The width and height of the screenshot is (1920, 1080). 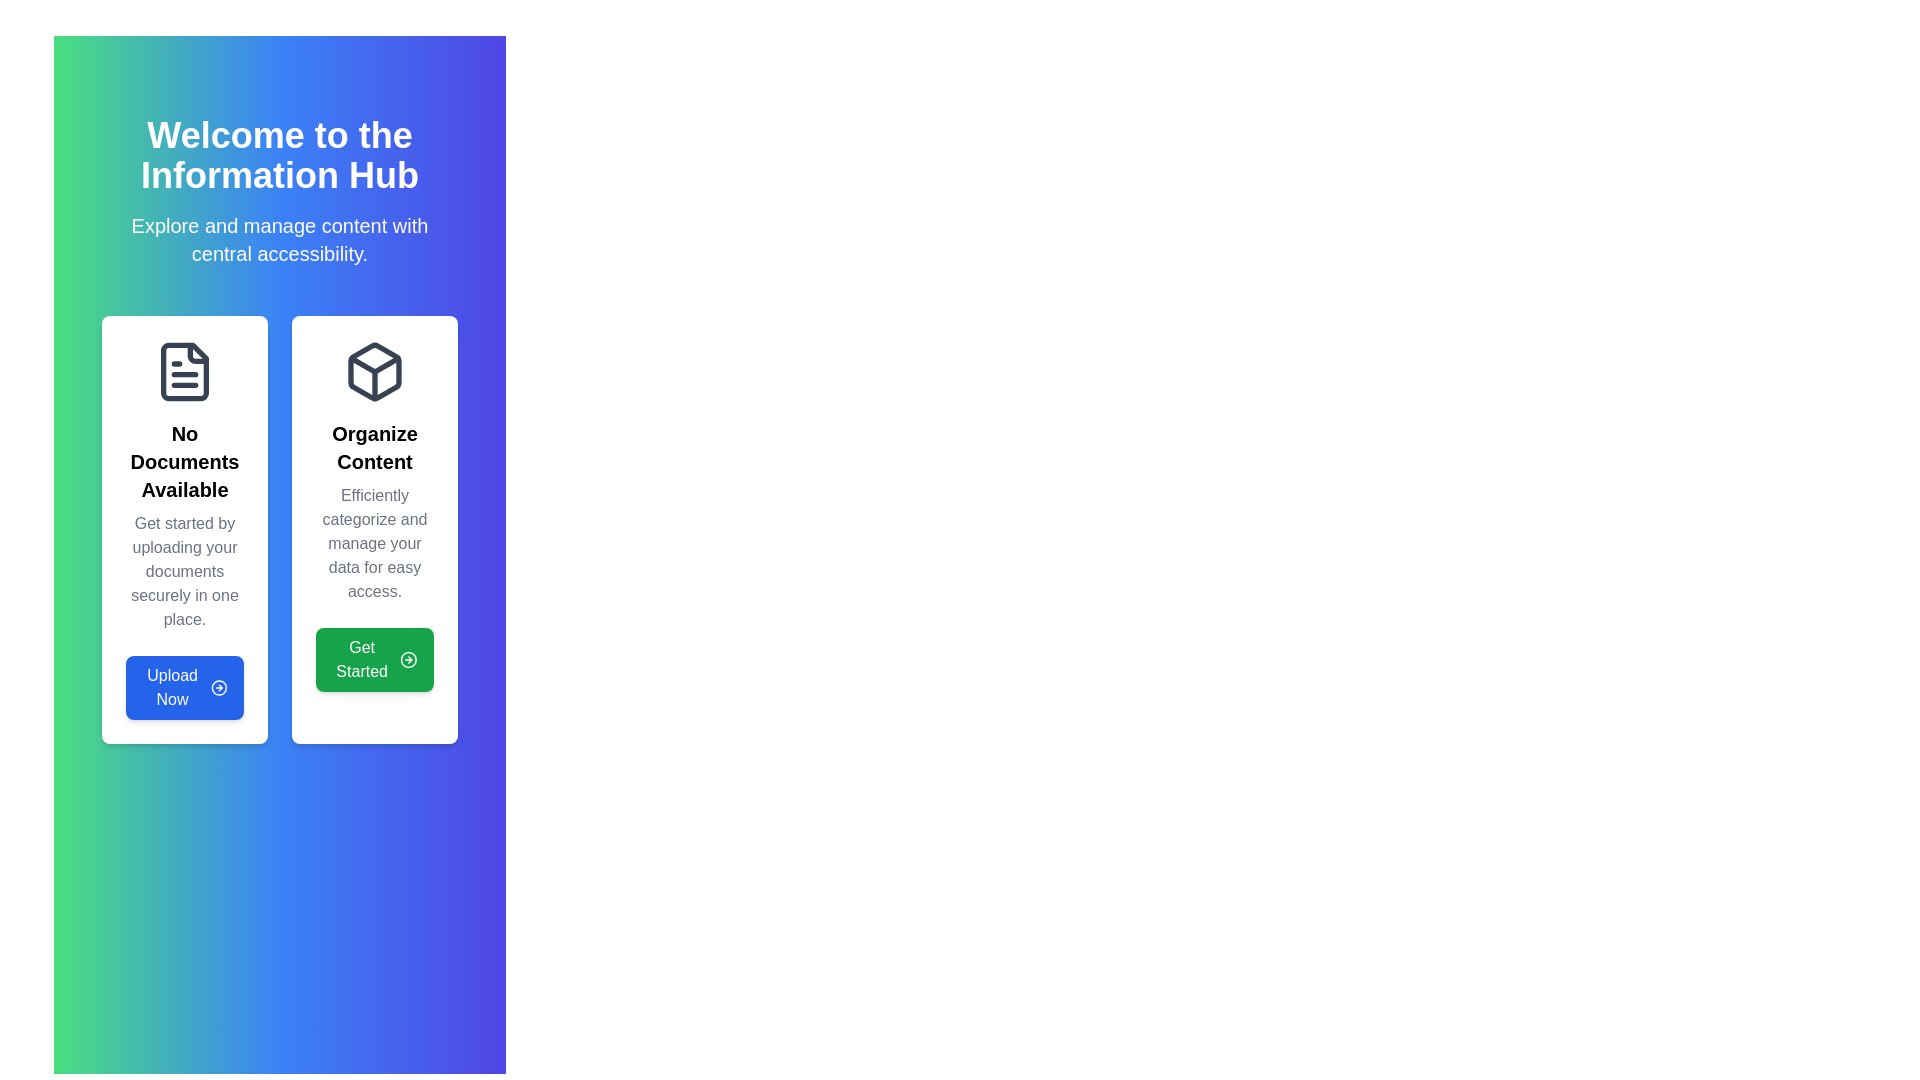 What do you see at coordinates (278, 192) in the screenshot?
I see `the text block that displays 'Welcome to the Information Hub', which is a bold and large font text centered in a gradient background` at bounding box center [278, 192].